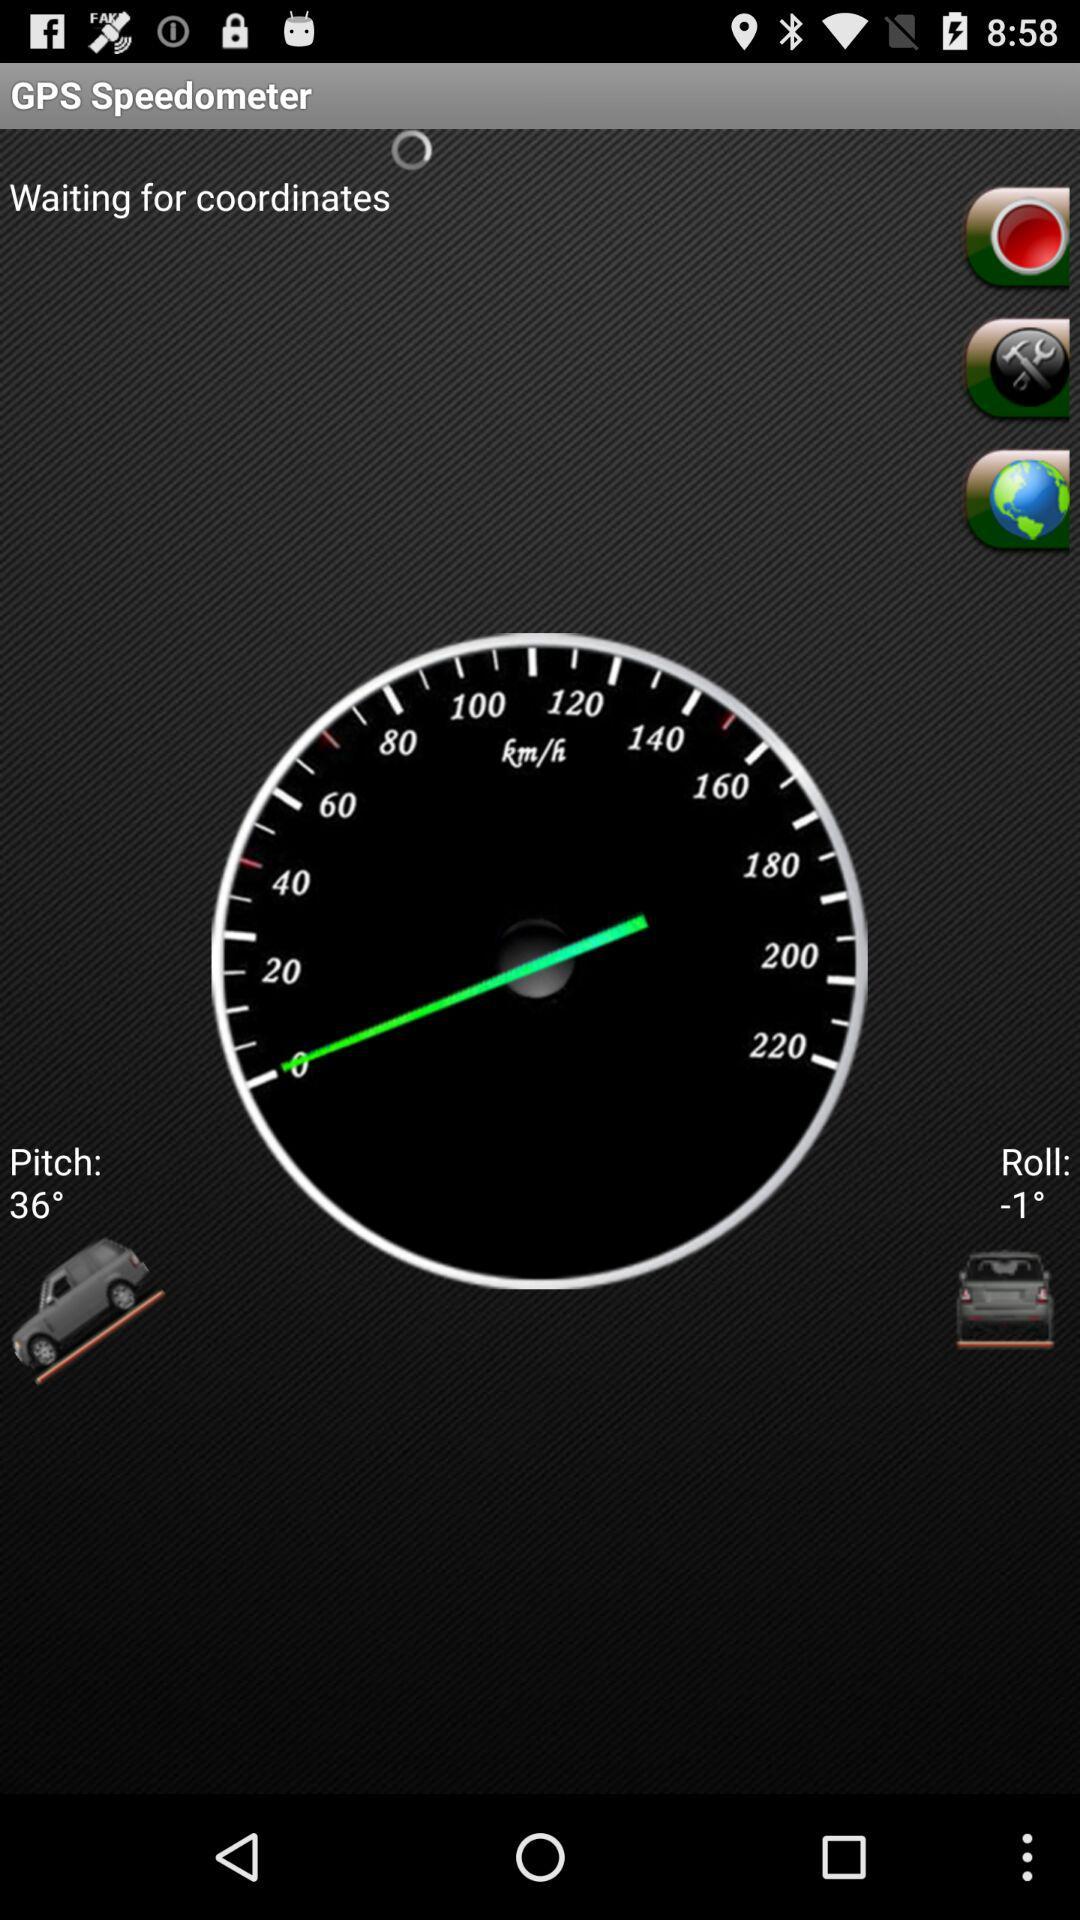 The width and height of the screenshot is (1080, 1920). What do you see at coordinates (1014, 393) in the screenshot?
I see `the build icon` at bounding box center [1014, 393].